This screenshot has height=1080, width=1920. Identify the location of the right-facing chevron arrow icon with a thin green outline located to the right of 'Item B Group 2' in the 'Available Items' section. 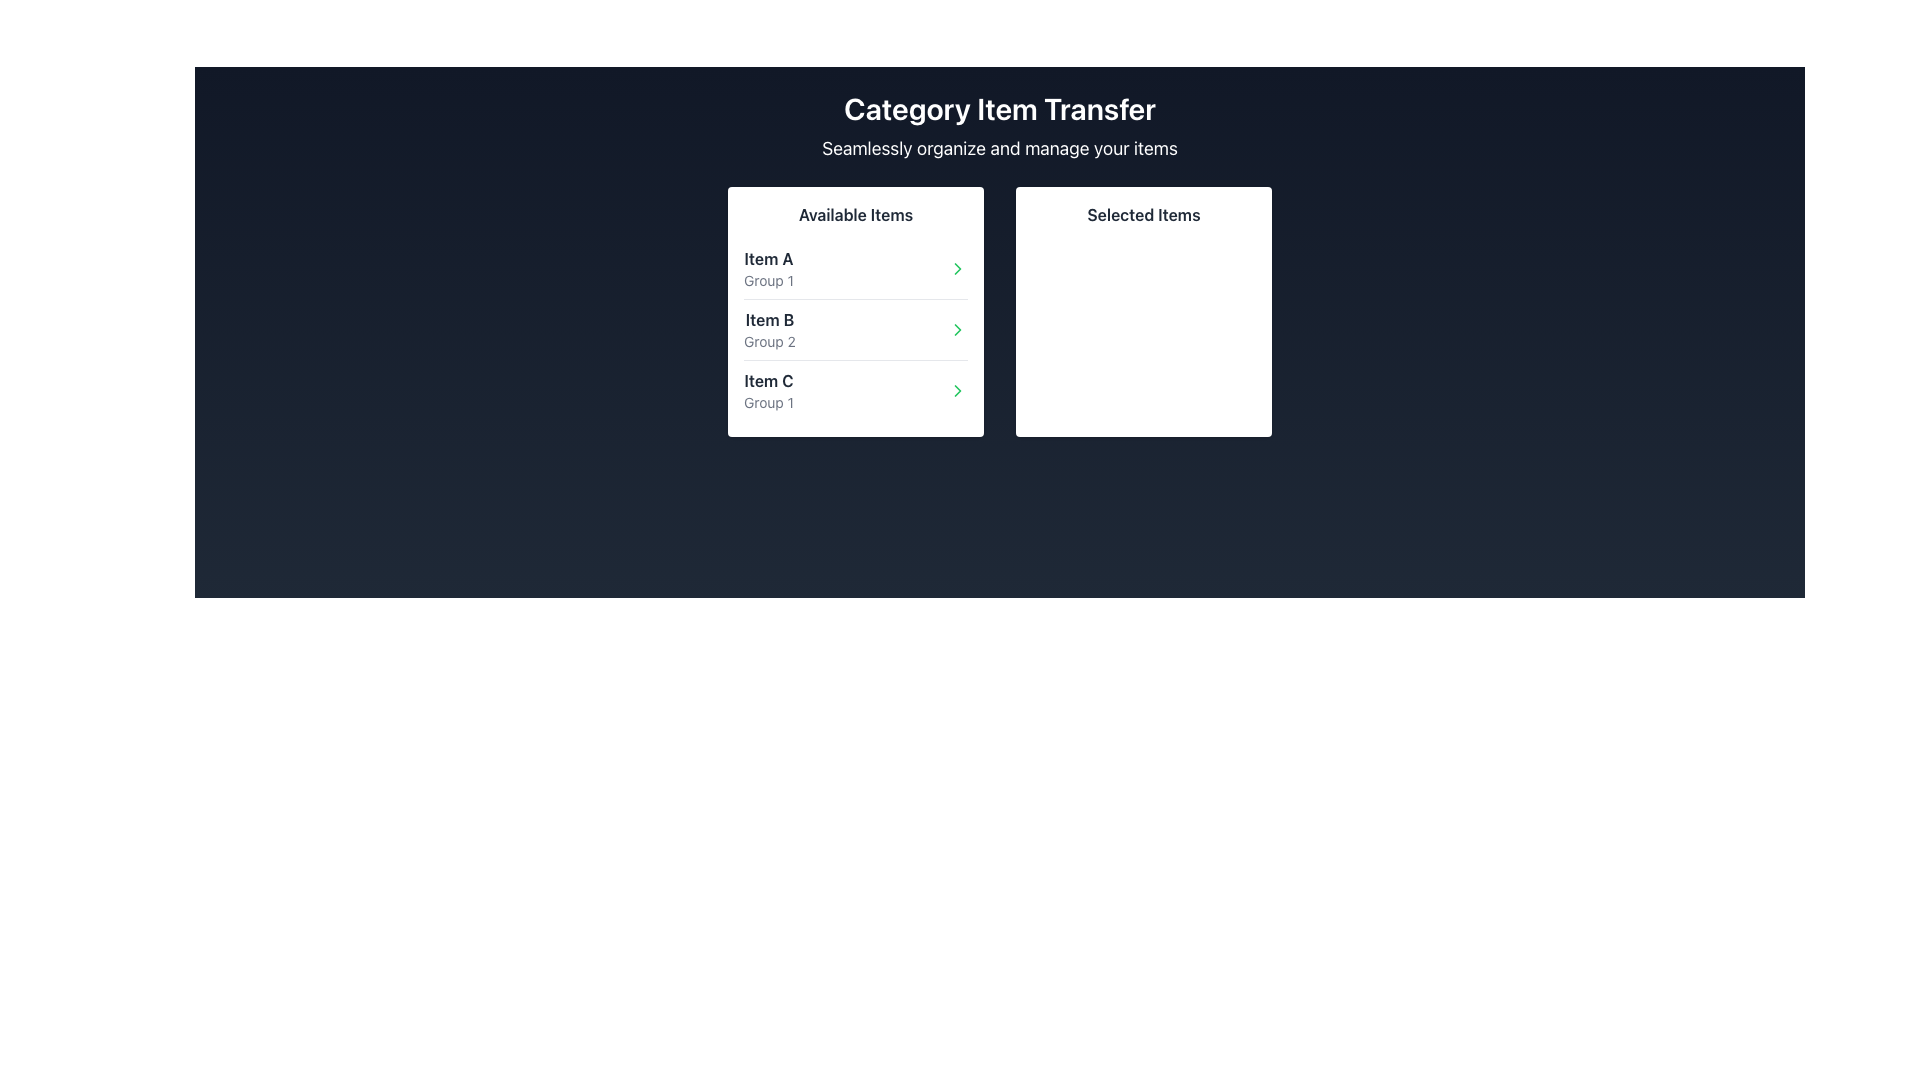
(957, 329).